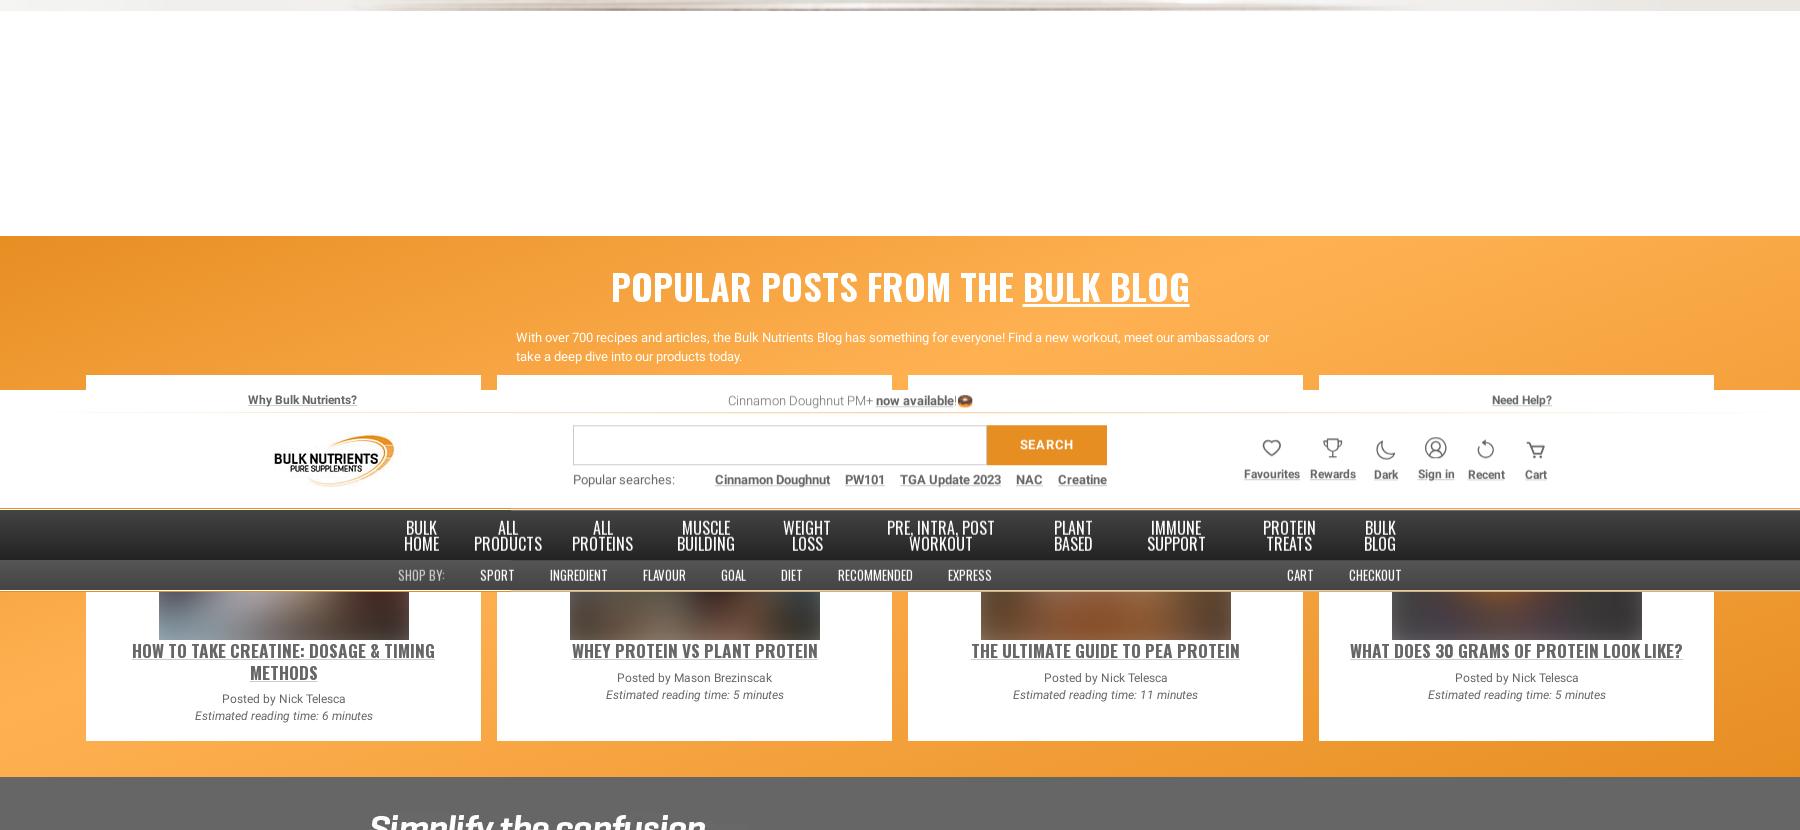 The width and height of the screenshot is (1800, 830). I want to click on 'Motivation Resources', so click(1221, 93).